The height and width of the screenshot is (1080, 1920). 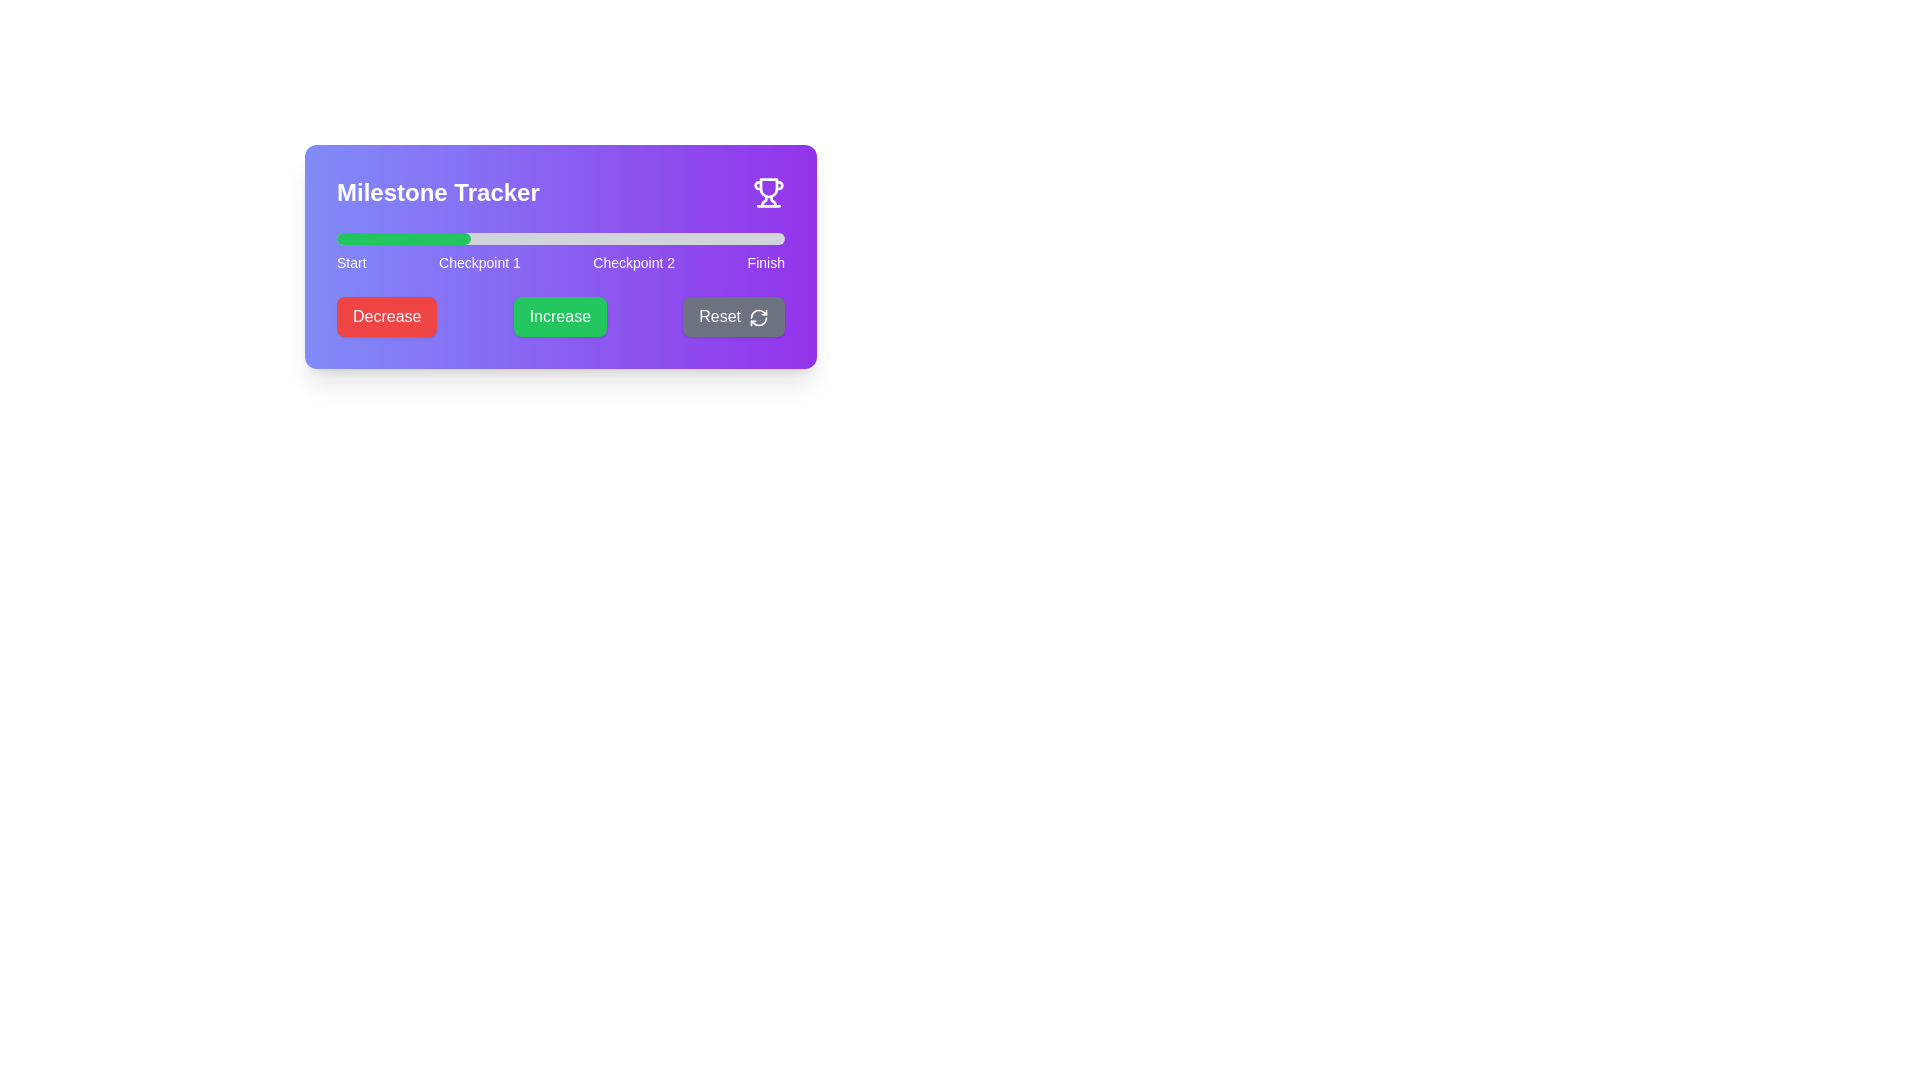 I want to click on the red rectangular button labeled 'Decrease', so click(x=387, y=315).